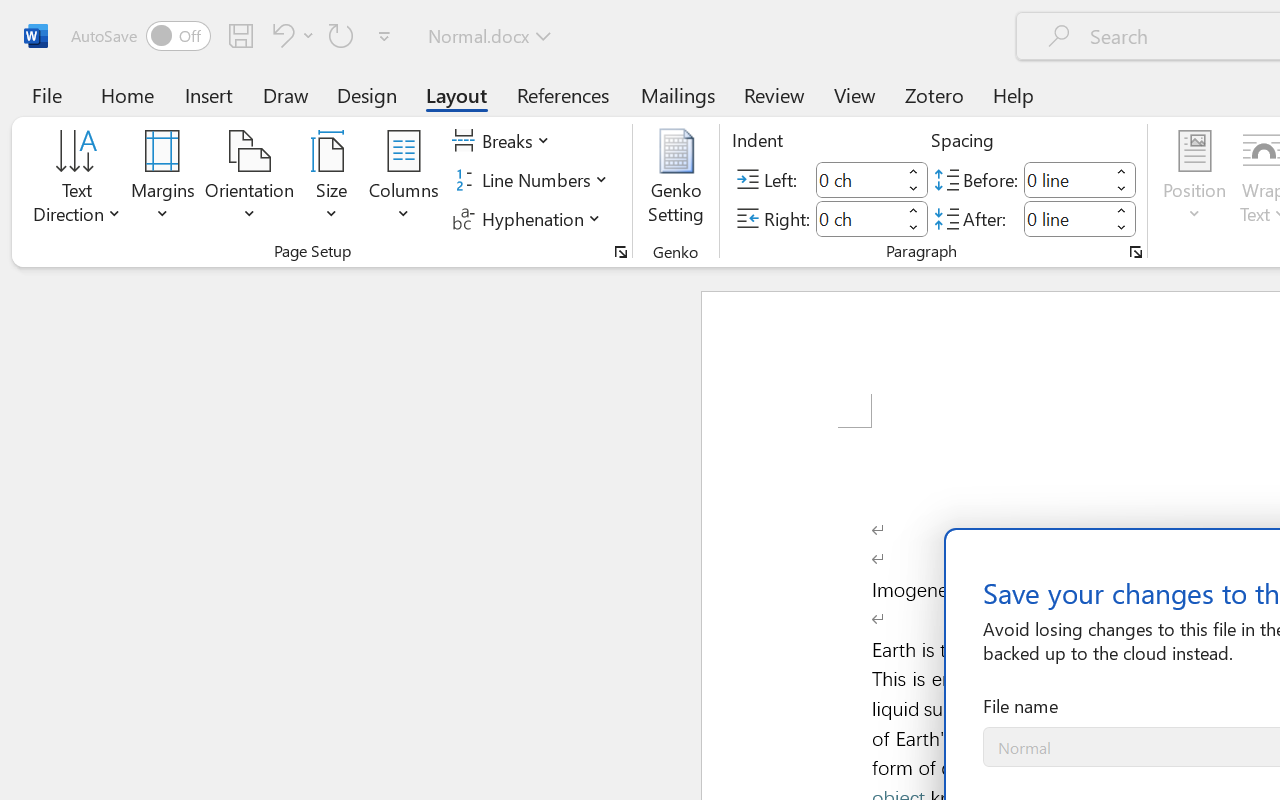  Describe the element at coordinates (332, 179) in the screenshot. I see `'Size'` at that location.